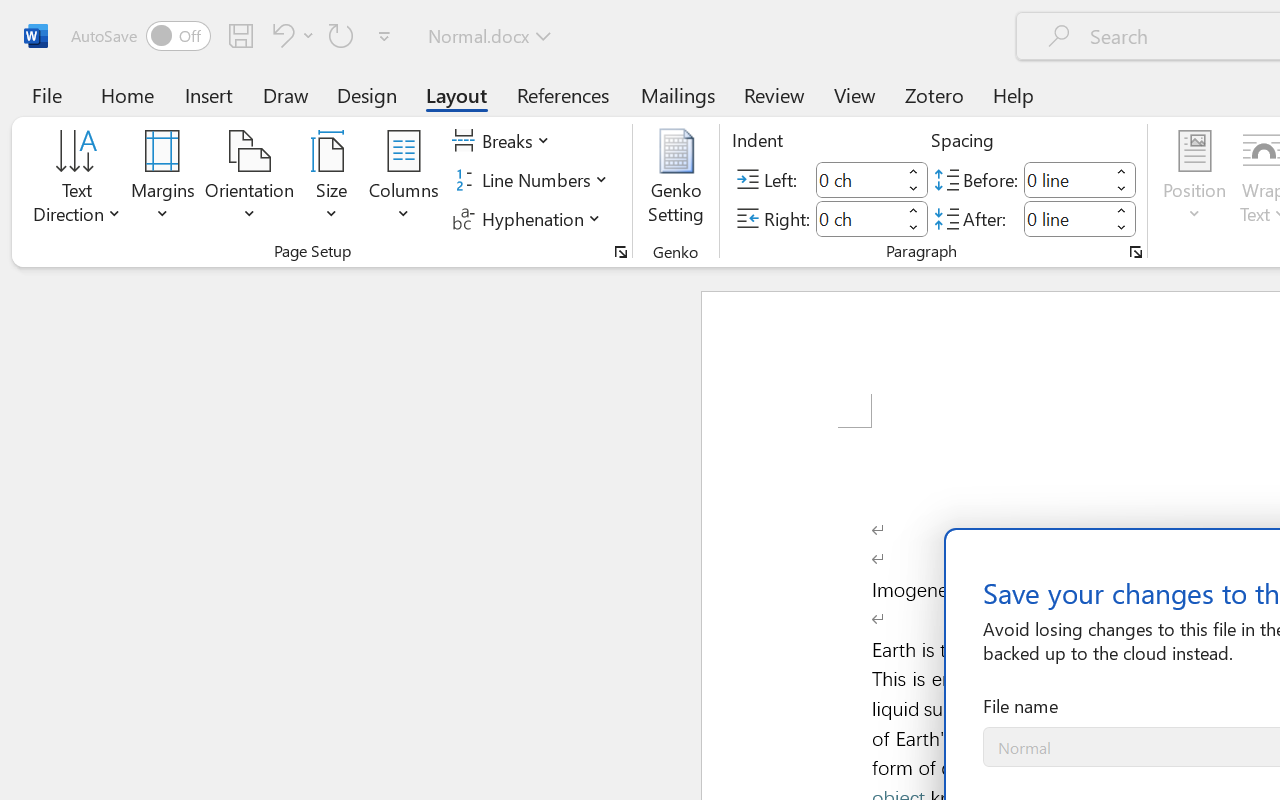  Describe the element at coordinates (332, 179) in the screenshot. I see `'Size'` at that location.